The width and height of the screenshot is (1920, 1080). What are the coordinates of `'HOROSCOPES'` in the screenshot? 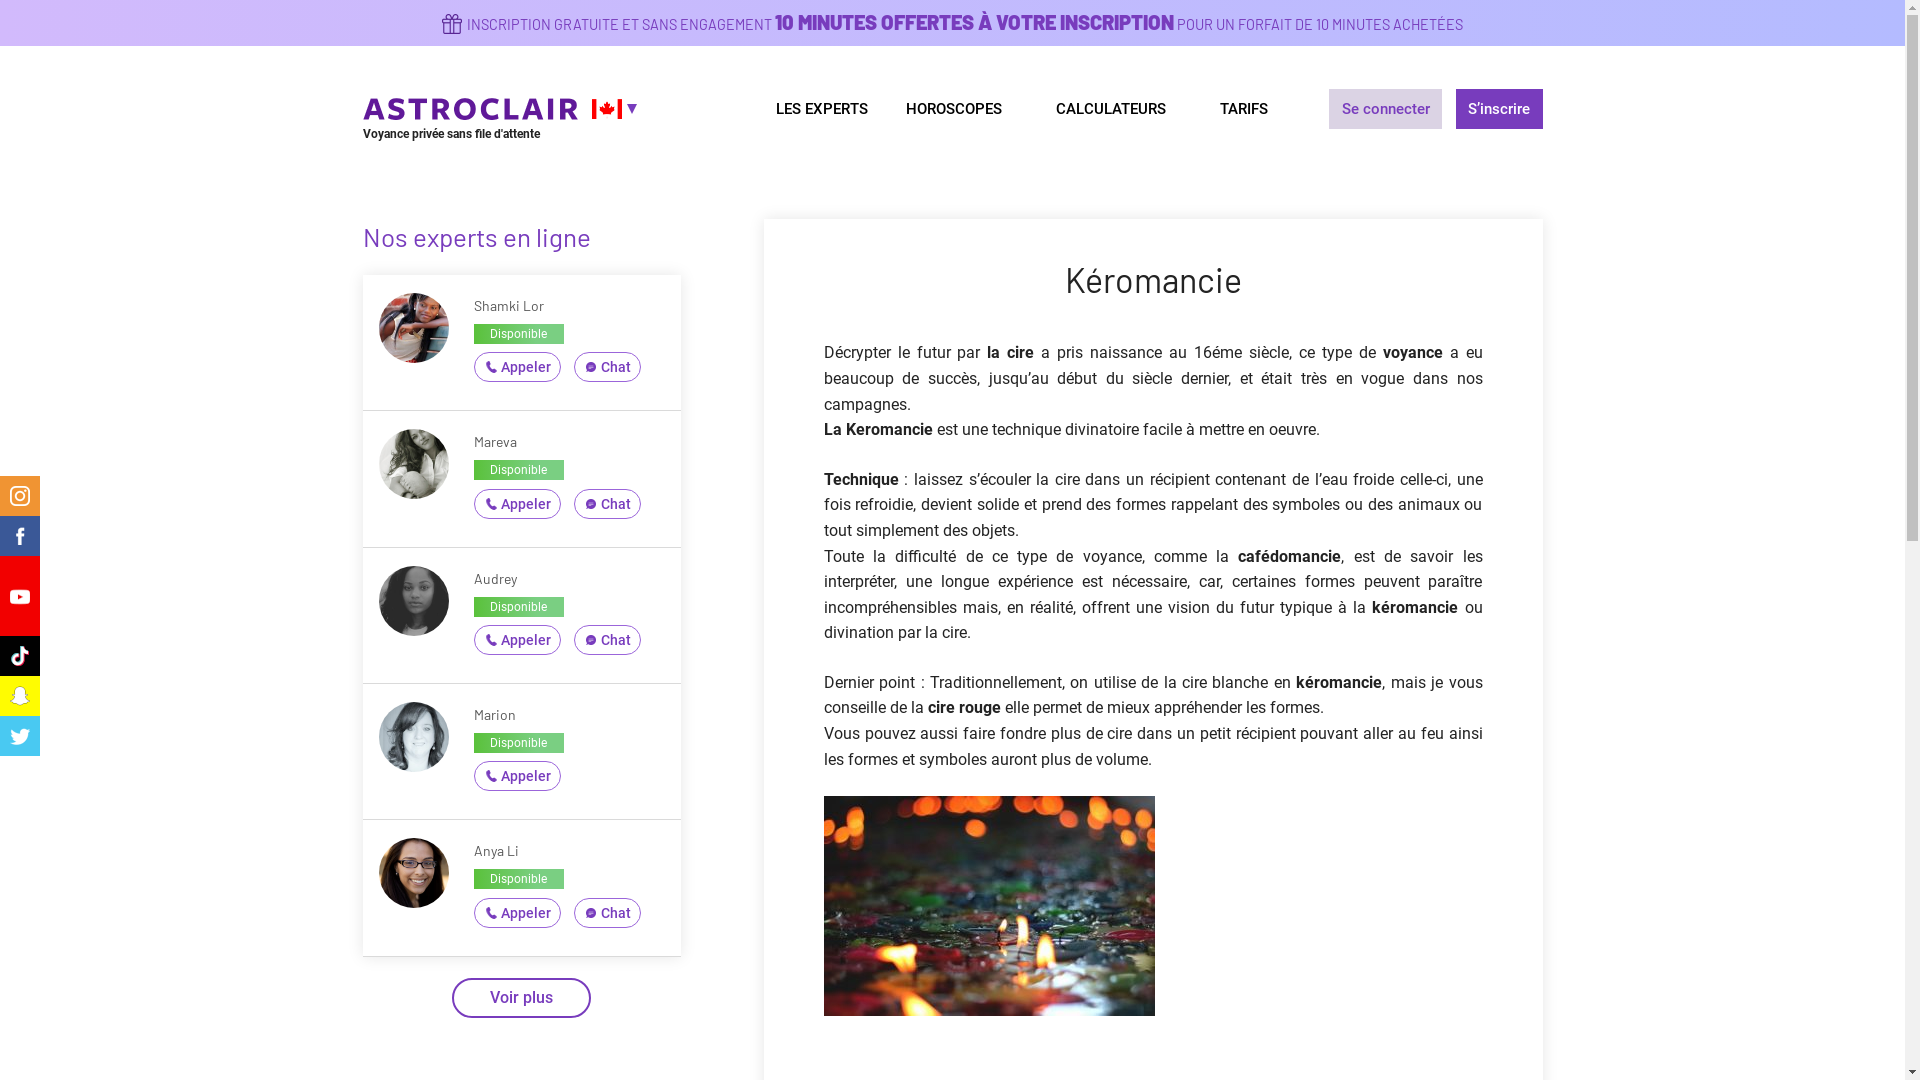 It's located at (886, 108).